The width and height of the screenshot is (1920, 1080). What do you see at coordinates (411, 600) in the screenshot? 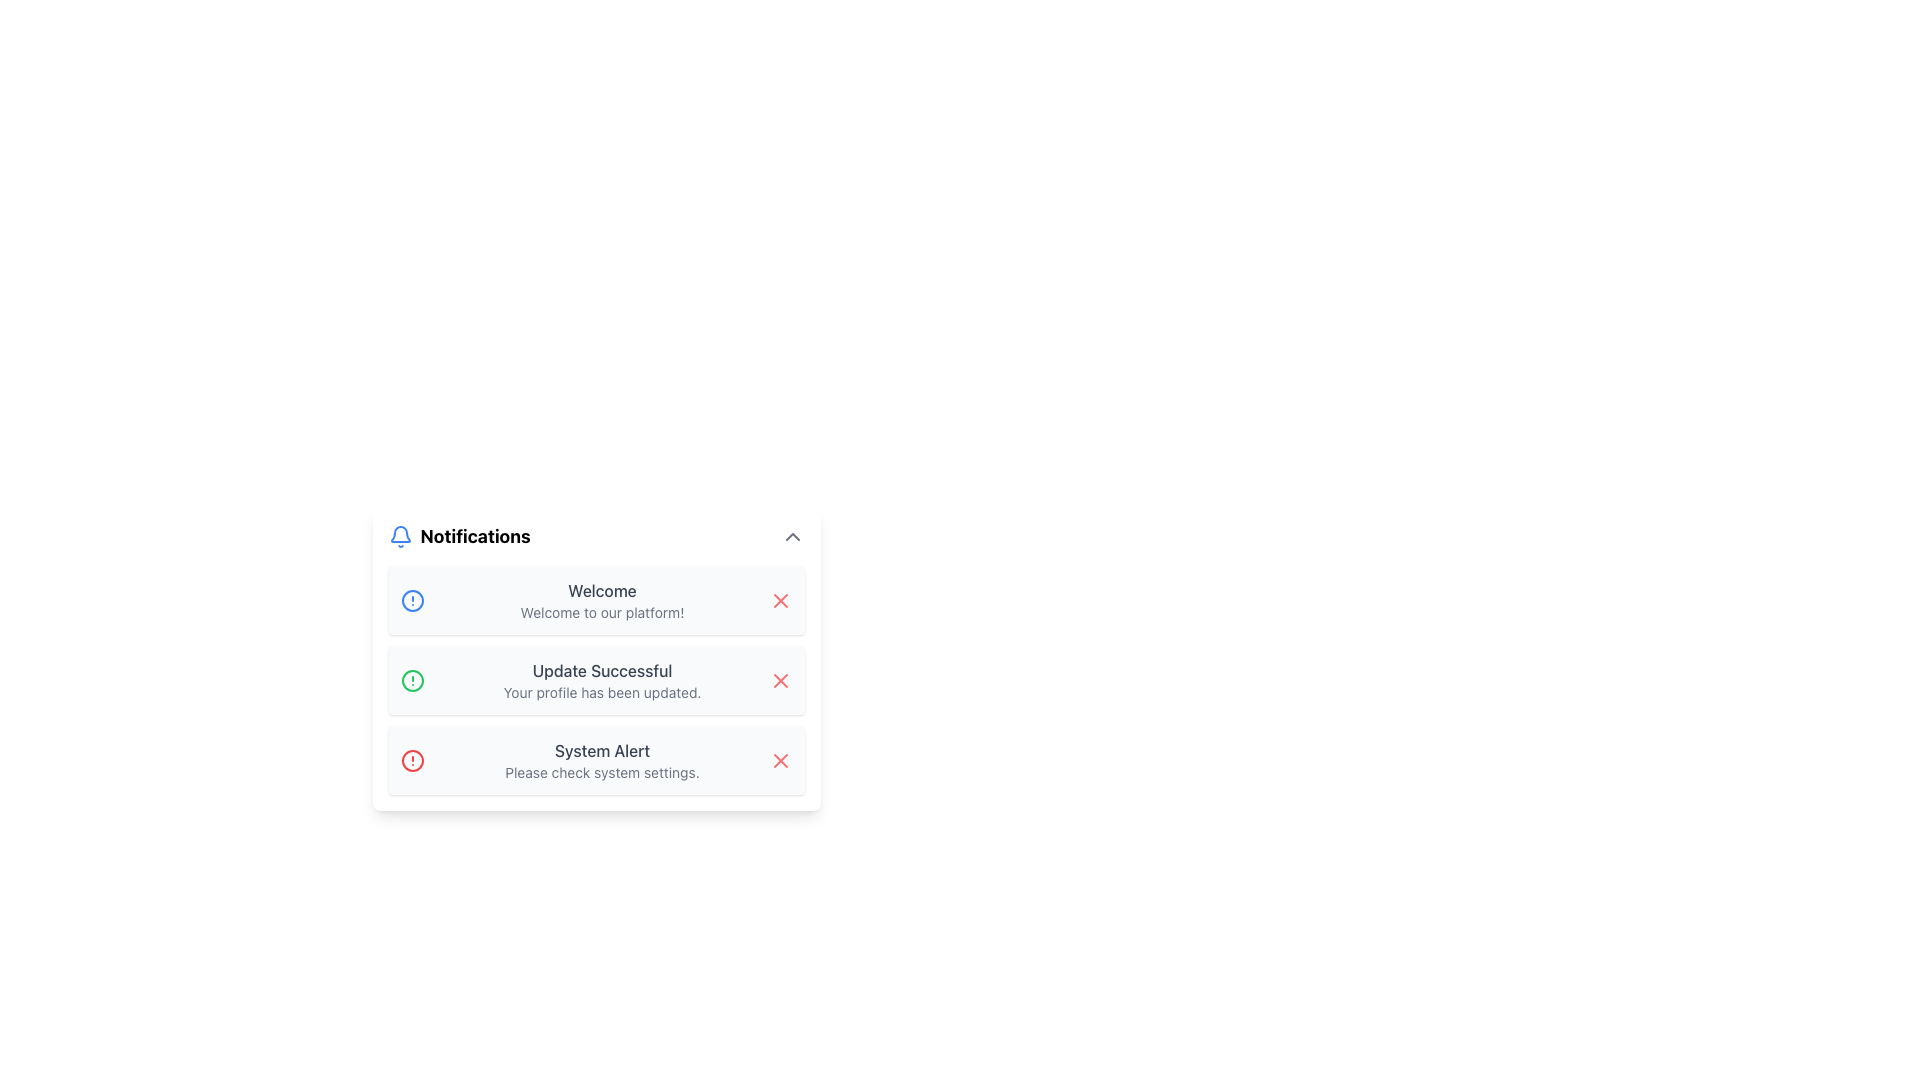
I see `the alert icon located to the left of the 'Welcome' notification text` at bounding box center [411, 600].